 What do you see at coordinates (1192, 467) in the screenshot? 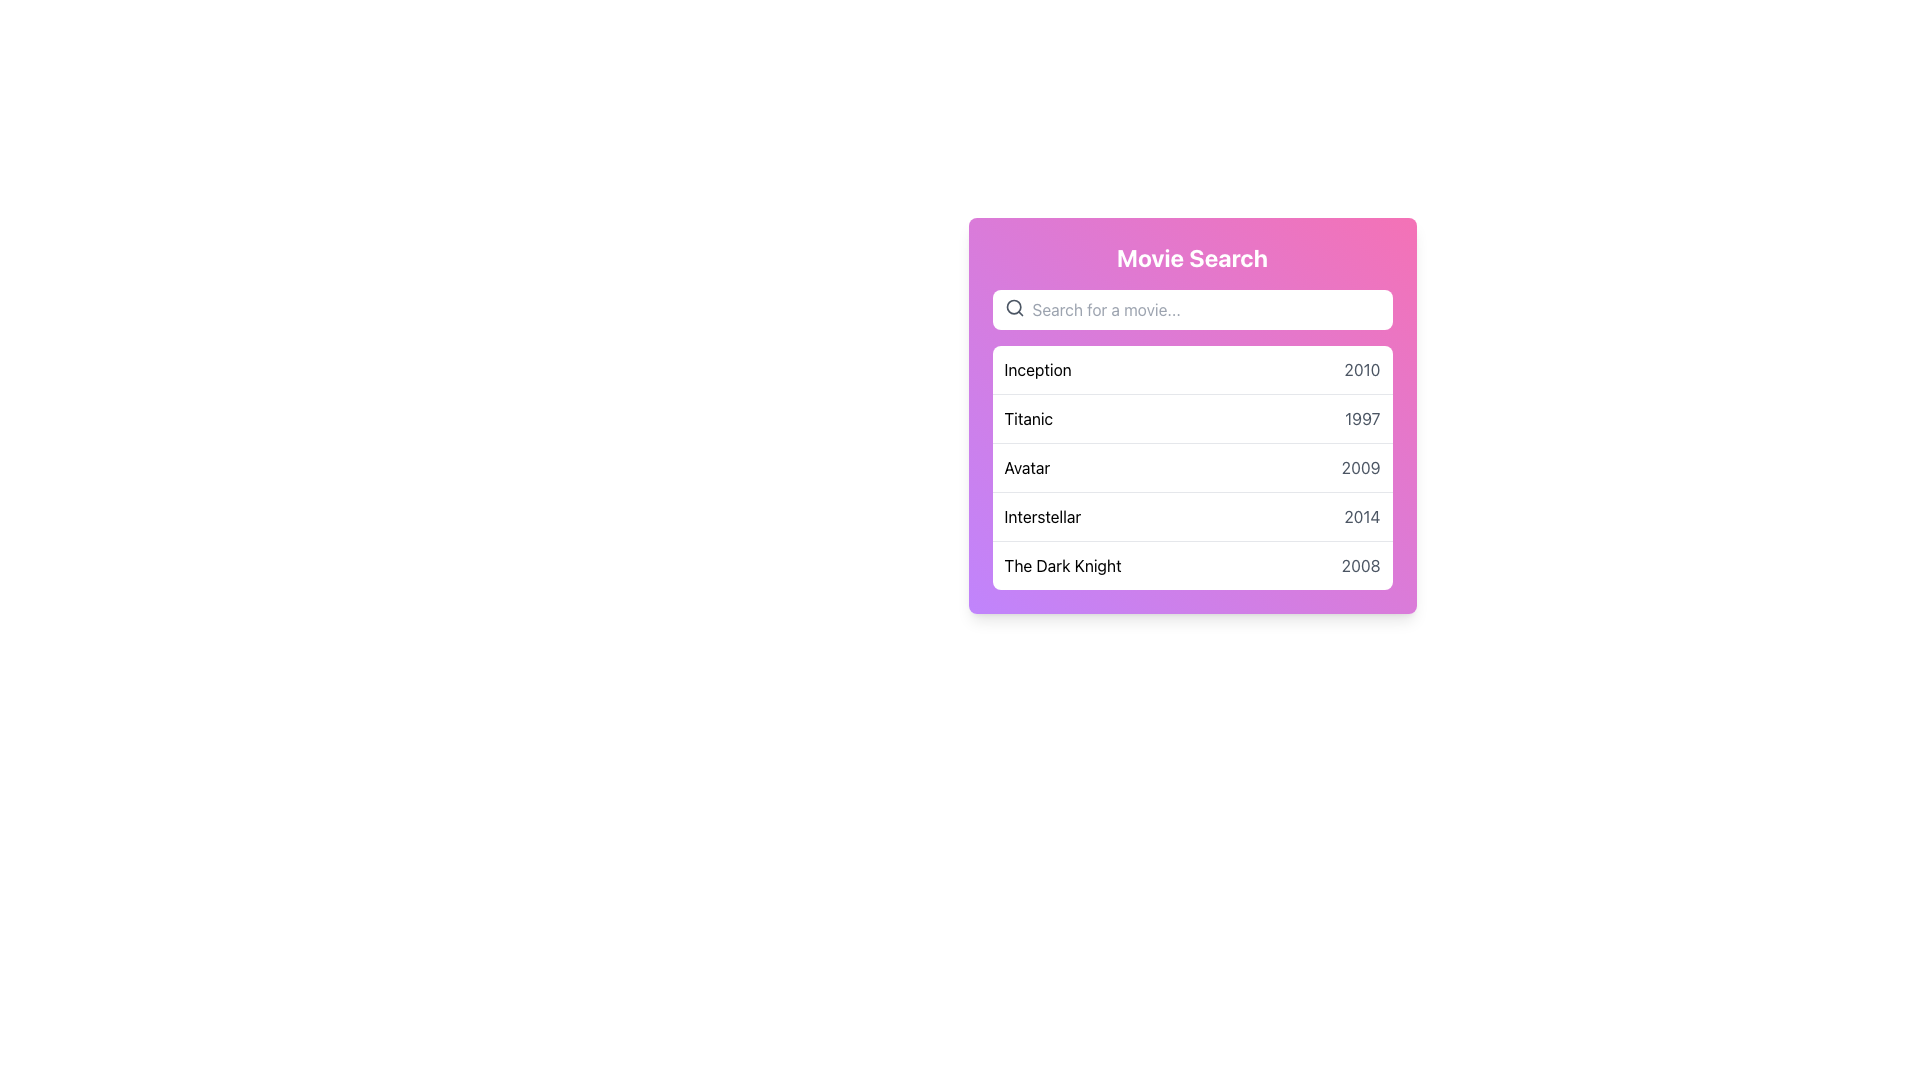
I see `the third selectable list item for the movie 'Avatar' to change its background color` at bounding box center [1192, 467].